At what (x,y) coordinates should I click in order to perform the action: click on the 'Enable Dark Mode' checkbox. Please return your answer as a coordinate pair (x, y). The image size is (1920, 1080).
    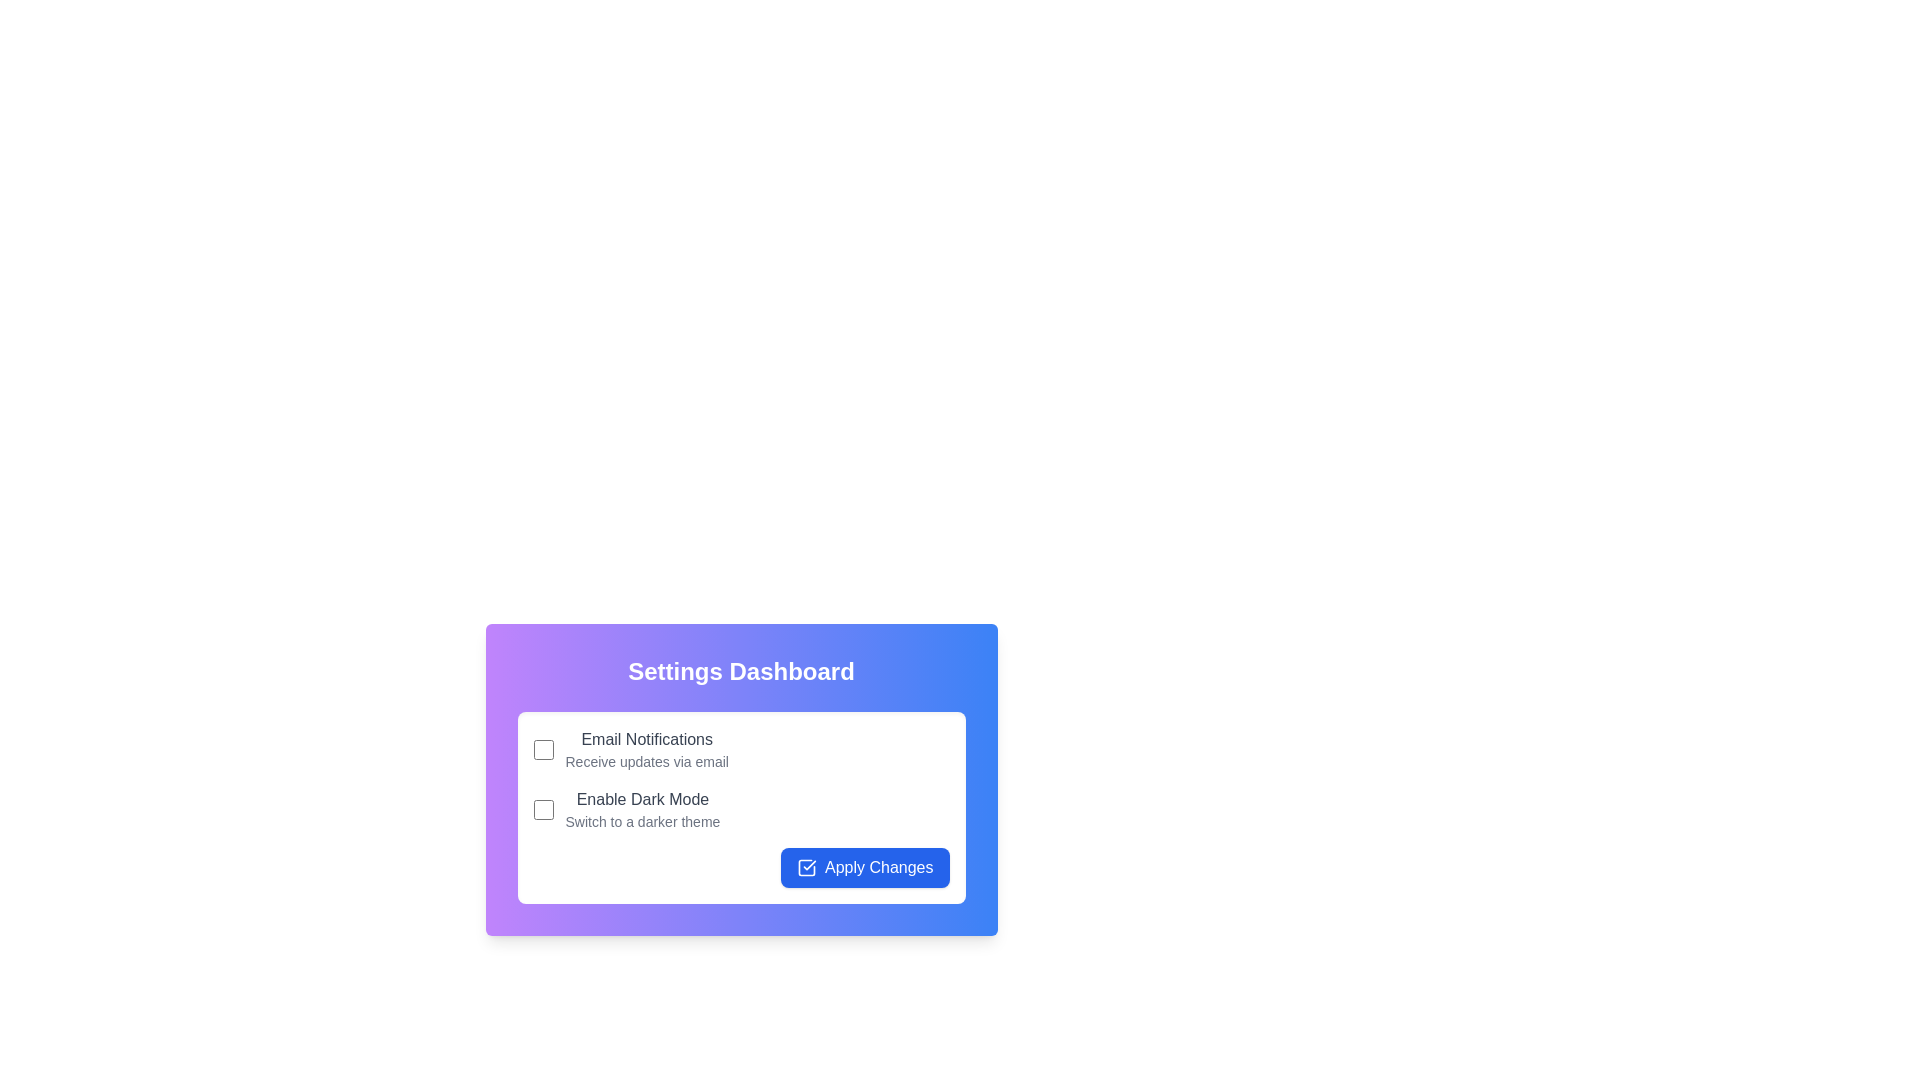
    Looking at the image, I should click on (543, 810).